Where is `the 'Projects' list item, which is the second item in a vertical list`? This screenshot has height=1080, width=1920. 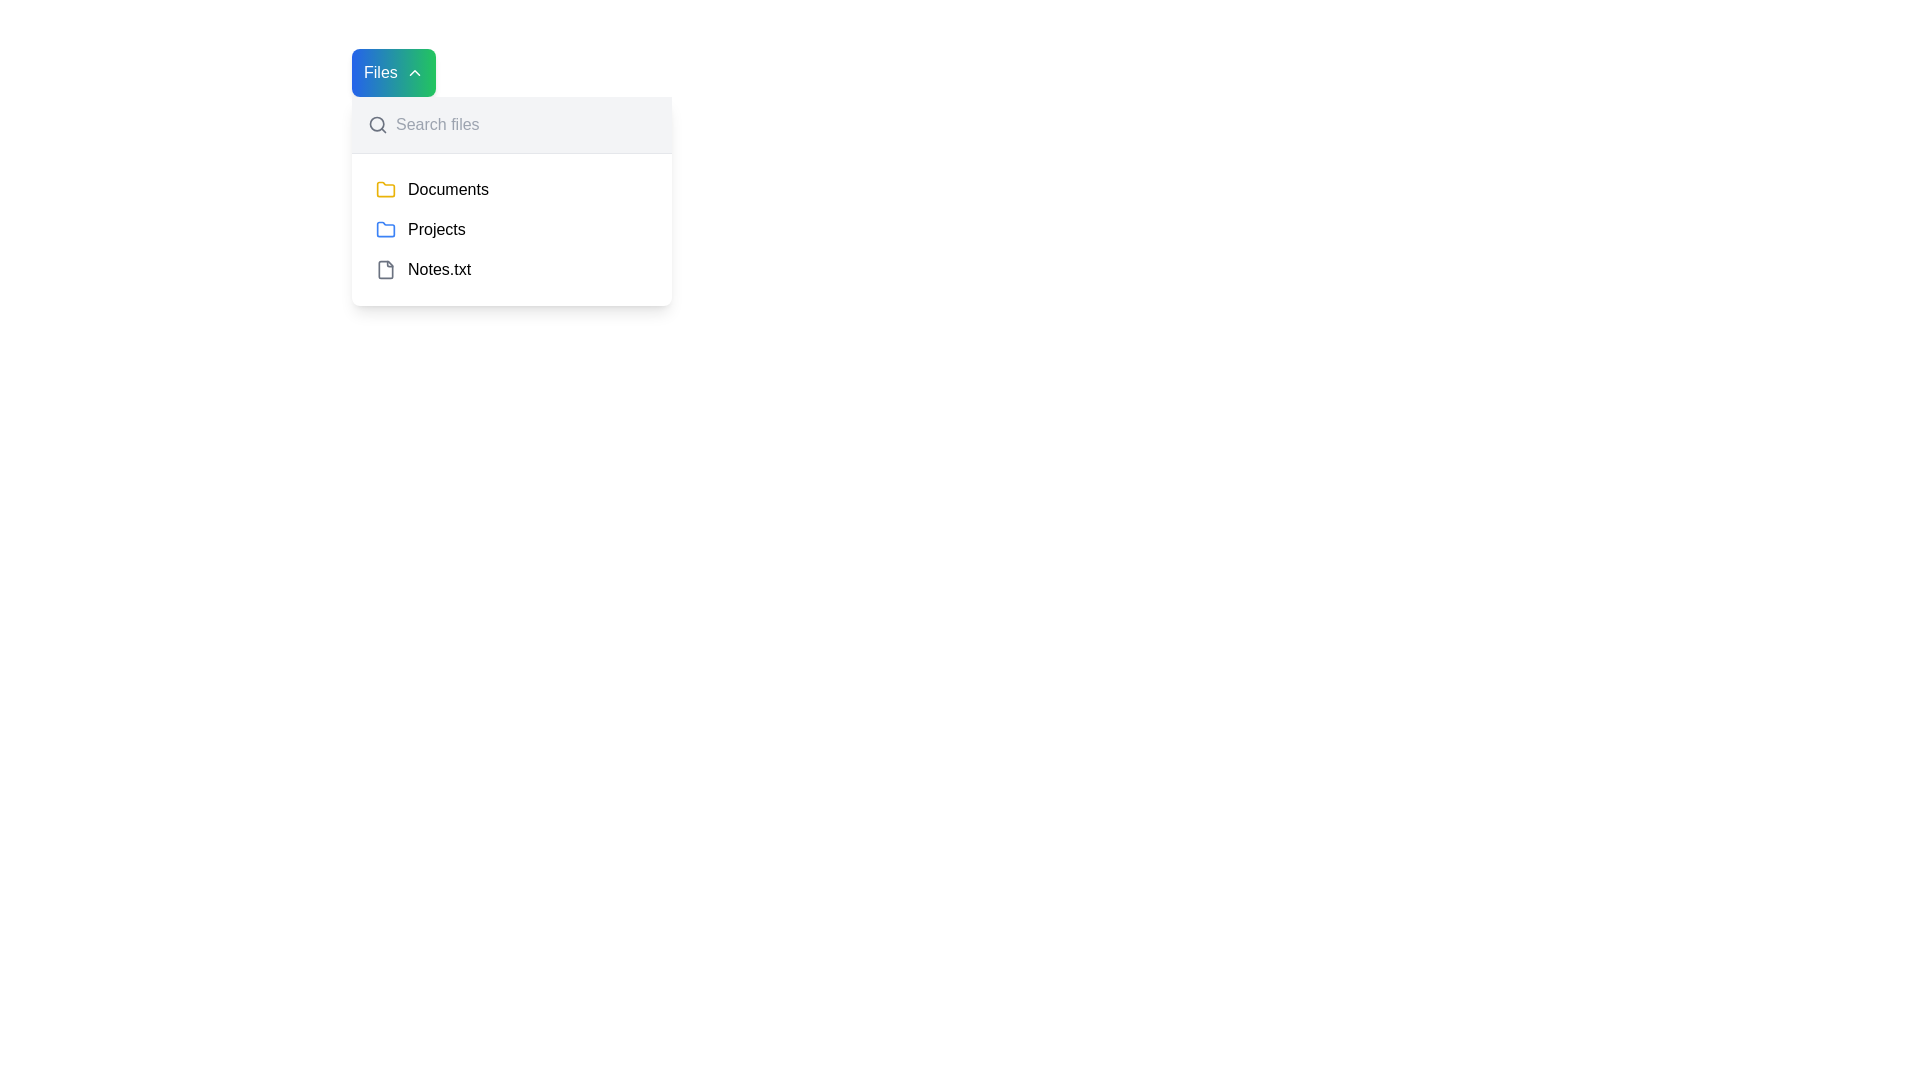
the 'Projects' list item, which is the second item in a vertical list is located at coordinates (512, 229).